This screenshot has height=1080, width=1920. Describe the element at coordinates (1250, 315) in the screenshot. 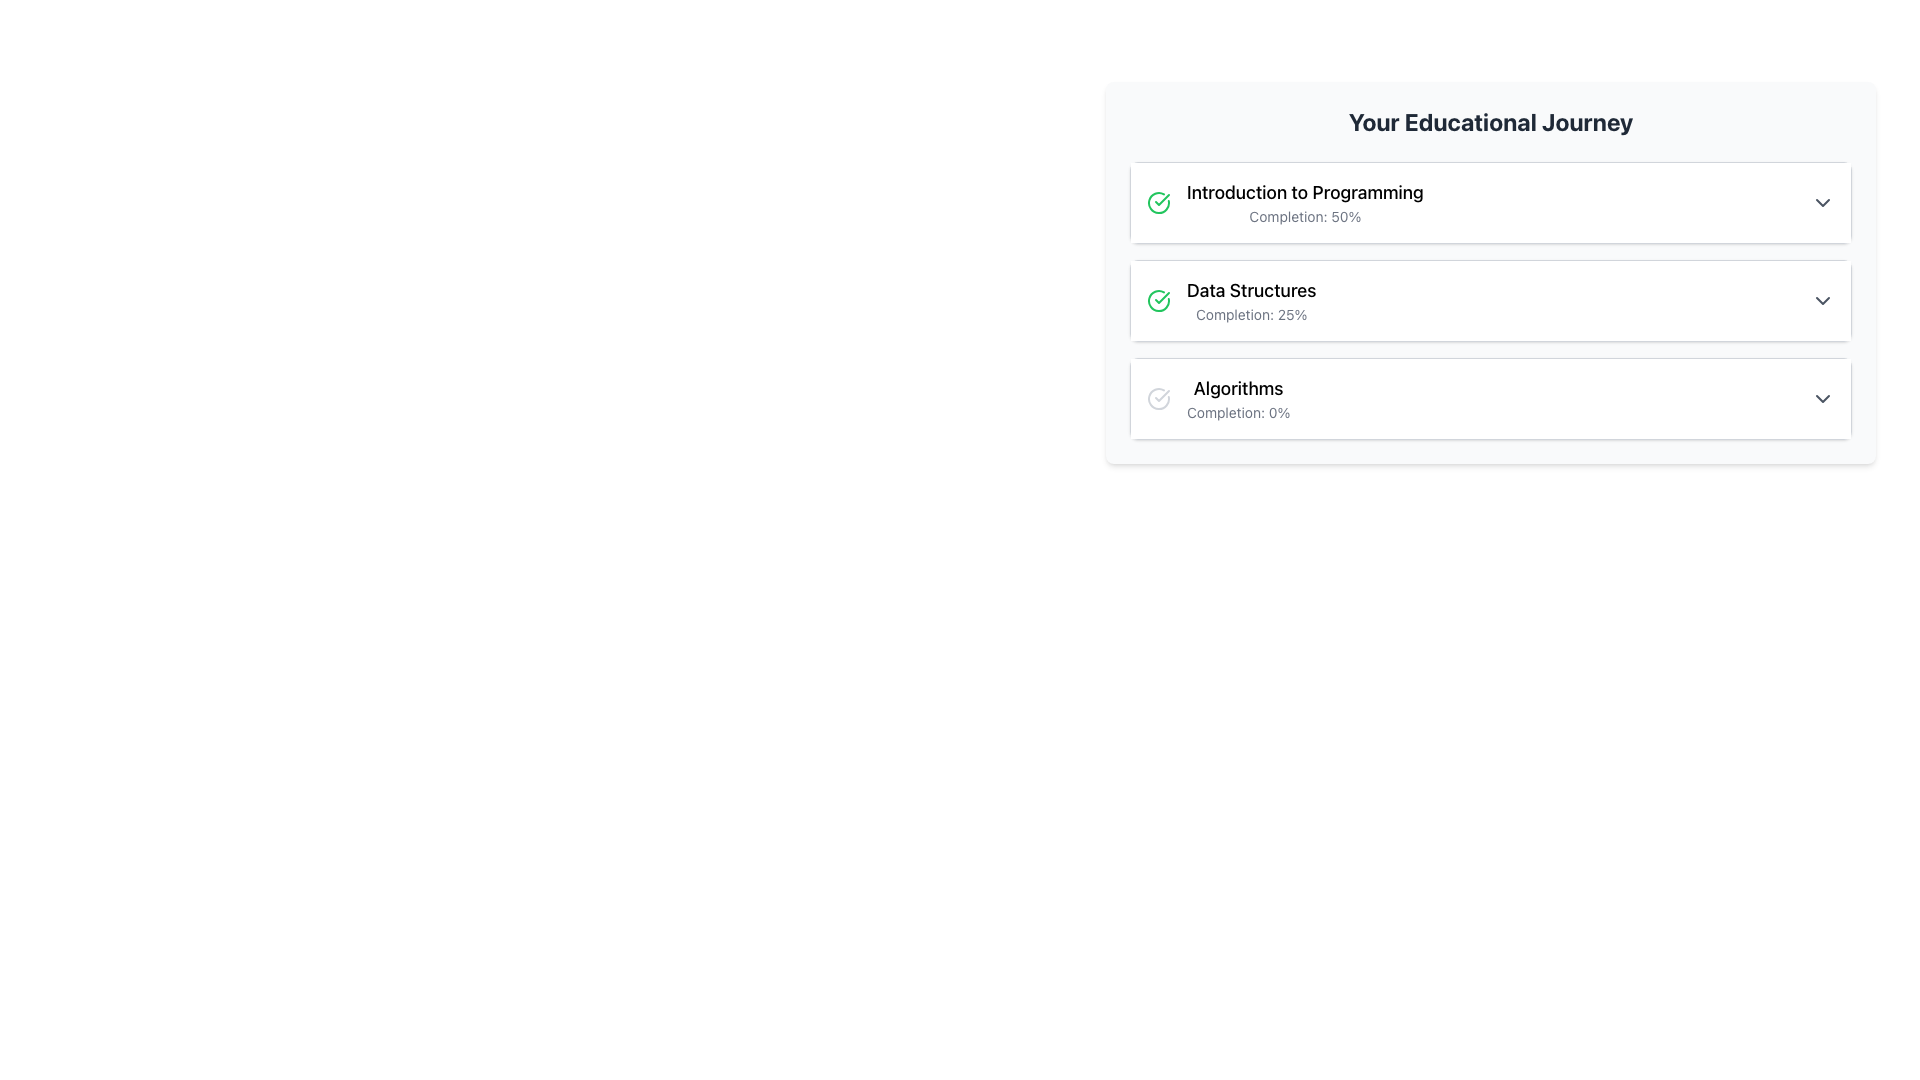

I see `the text label indicating the progress of the 'Data Structures' section, which shows that 25% has been completed. This label is located directly underneath the 'Data Structures' title and is aligned to its left` at that location.